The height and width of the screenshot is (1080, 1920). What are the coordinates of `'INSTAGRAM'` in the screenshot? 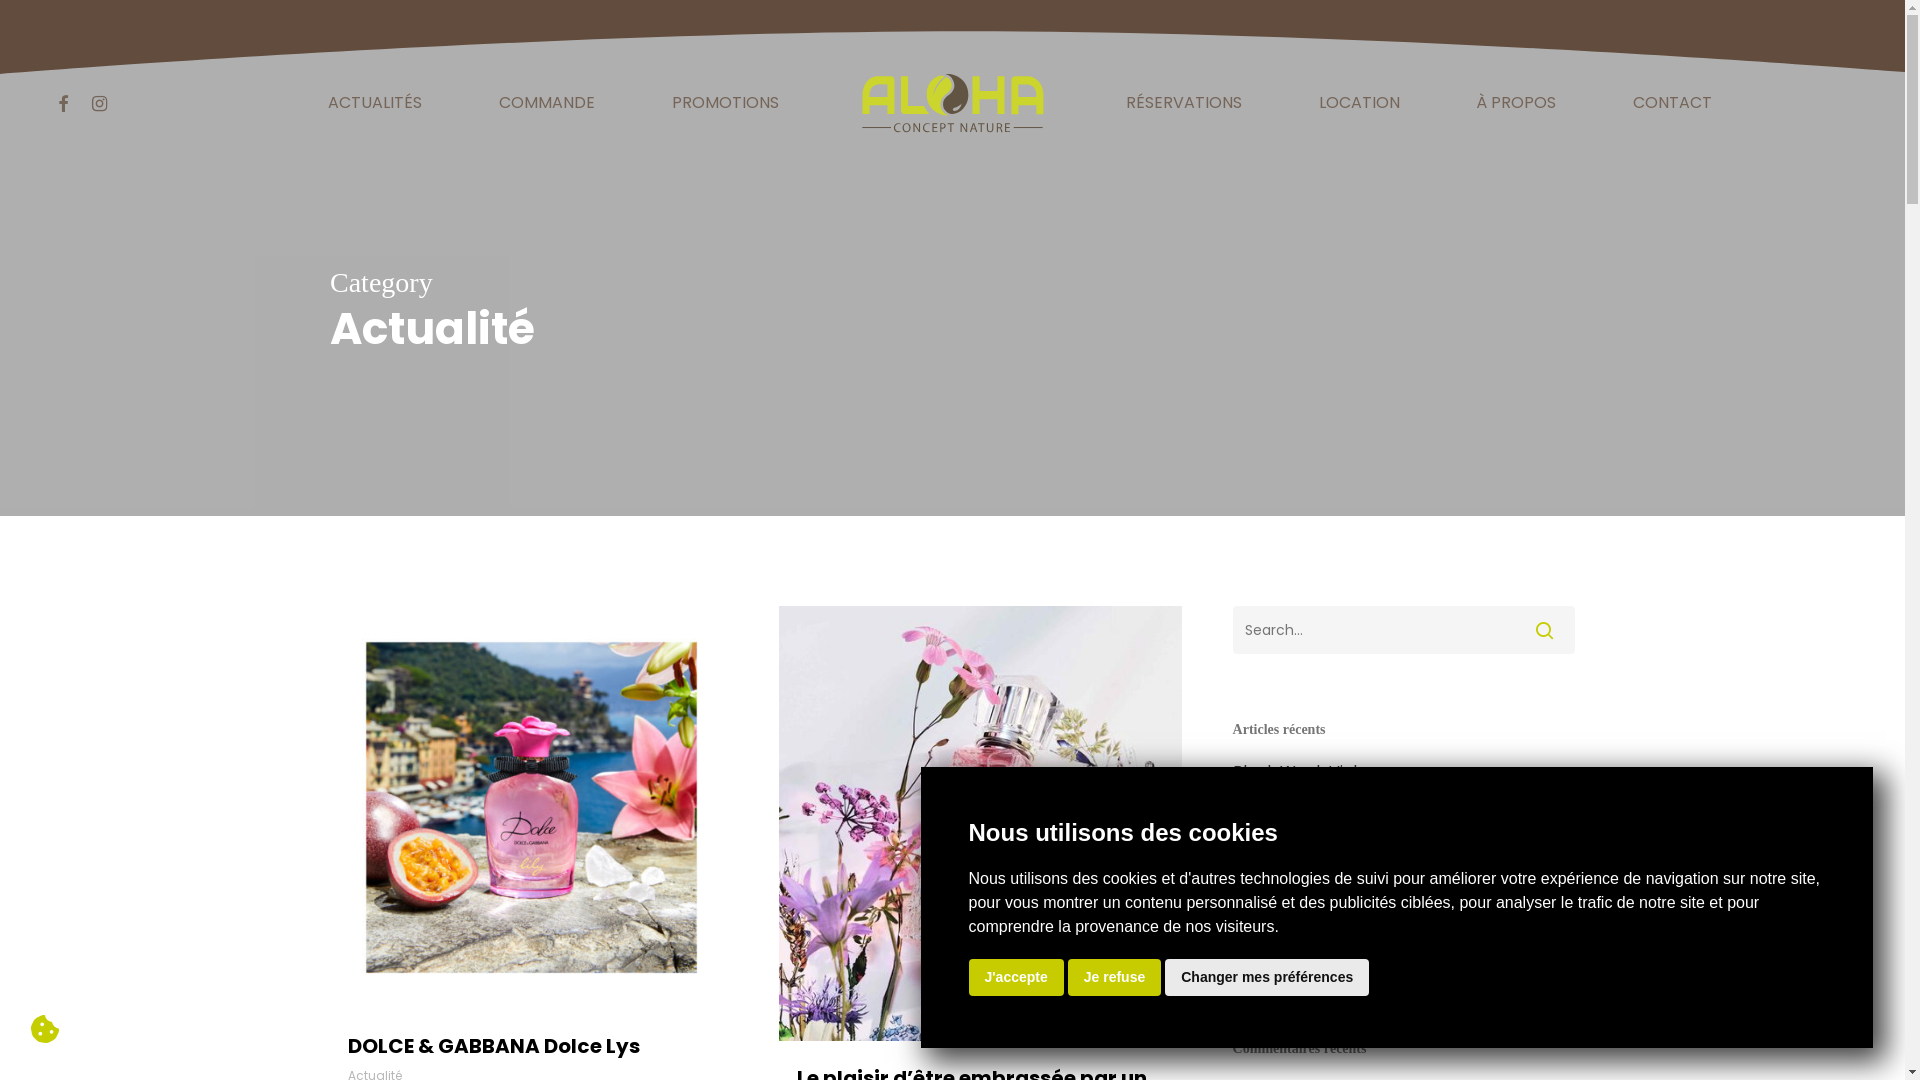 It's located at (98, 103).